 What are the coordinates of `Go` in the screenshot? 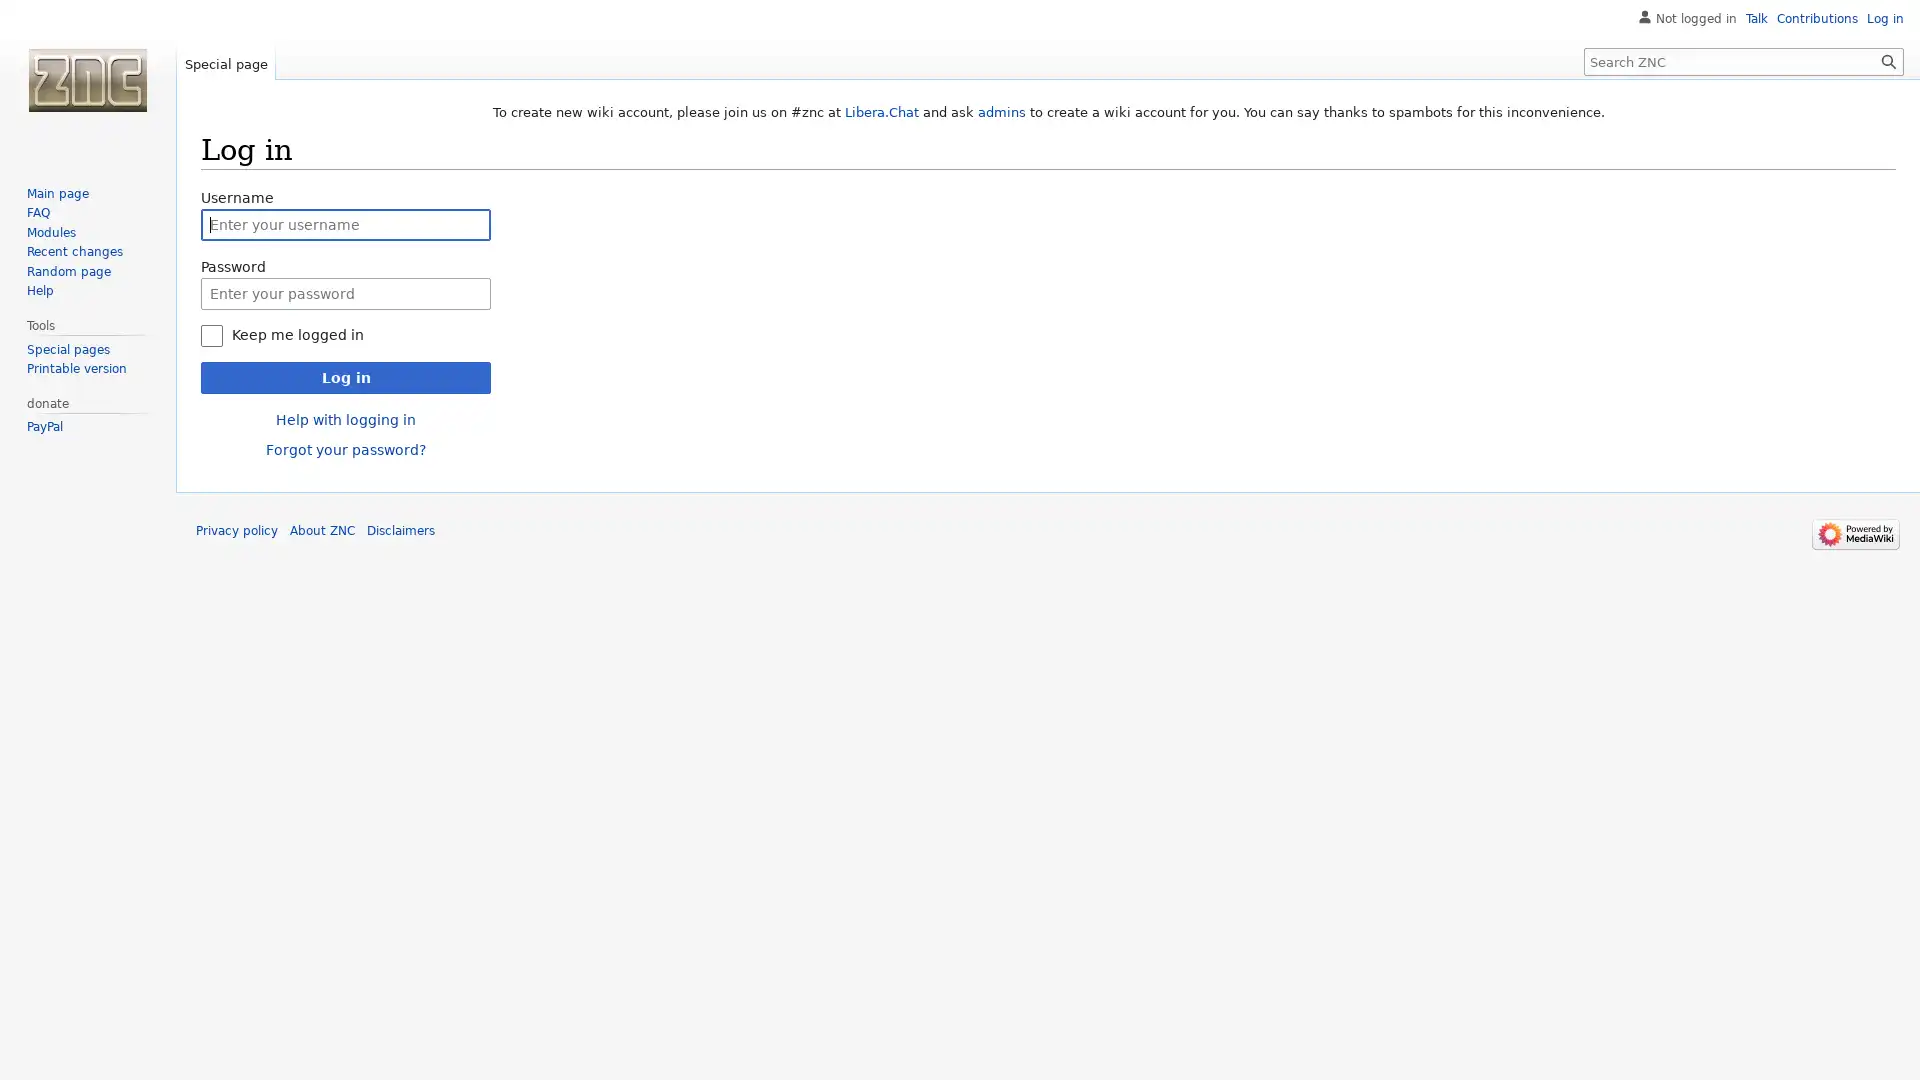 It's located at (1888, 60).